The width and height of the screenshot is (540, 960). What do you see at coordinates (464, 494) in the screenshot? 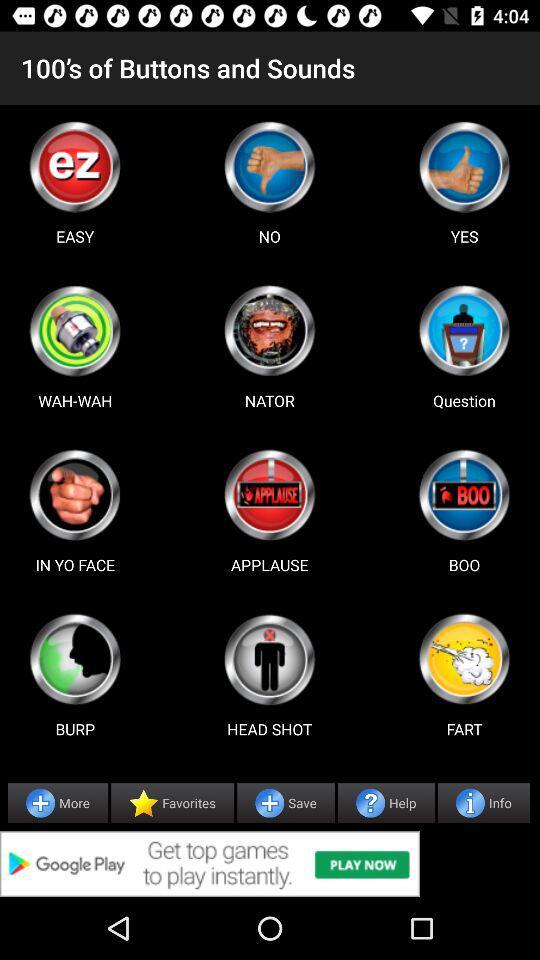
I see `profile picture` at bounding box center [464, 494].